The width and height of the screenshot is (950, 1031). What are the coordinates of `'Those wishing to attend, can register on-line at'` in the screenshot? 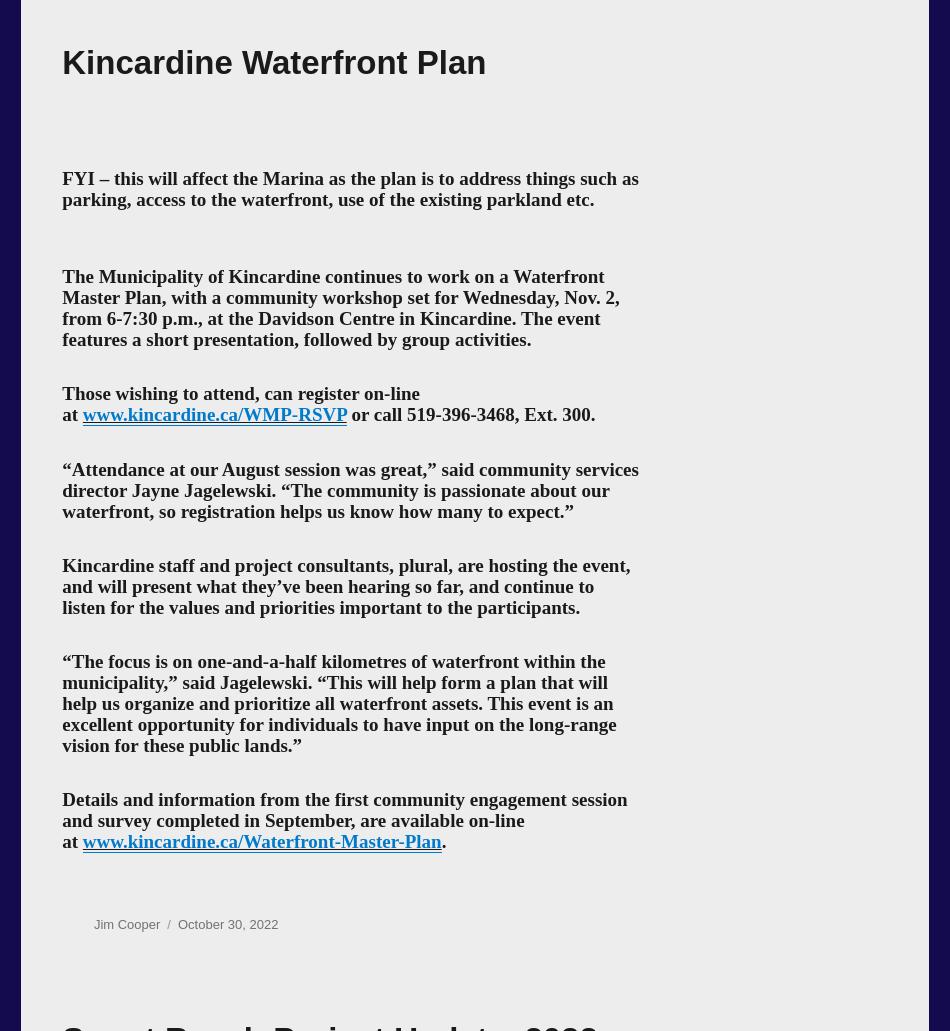 It's located at (62, 403).